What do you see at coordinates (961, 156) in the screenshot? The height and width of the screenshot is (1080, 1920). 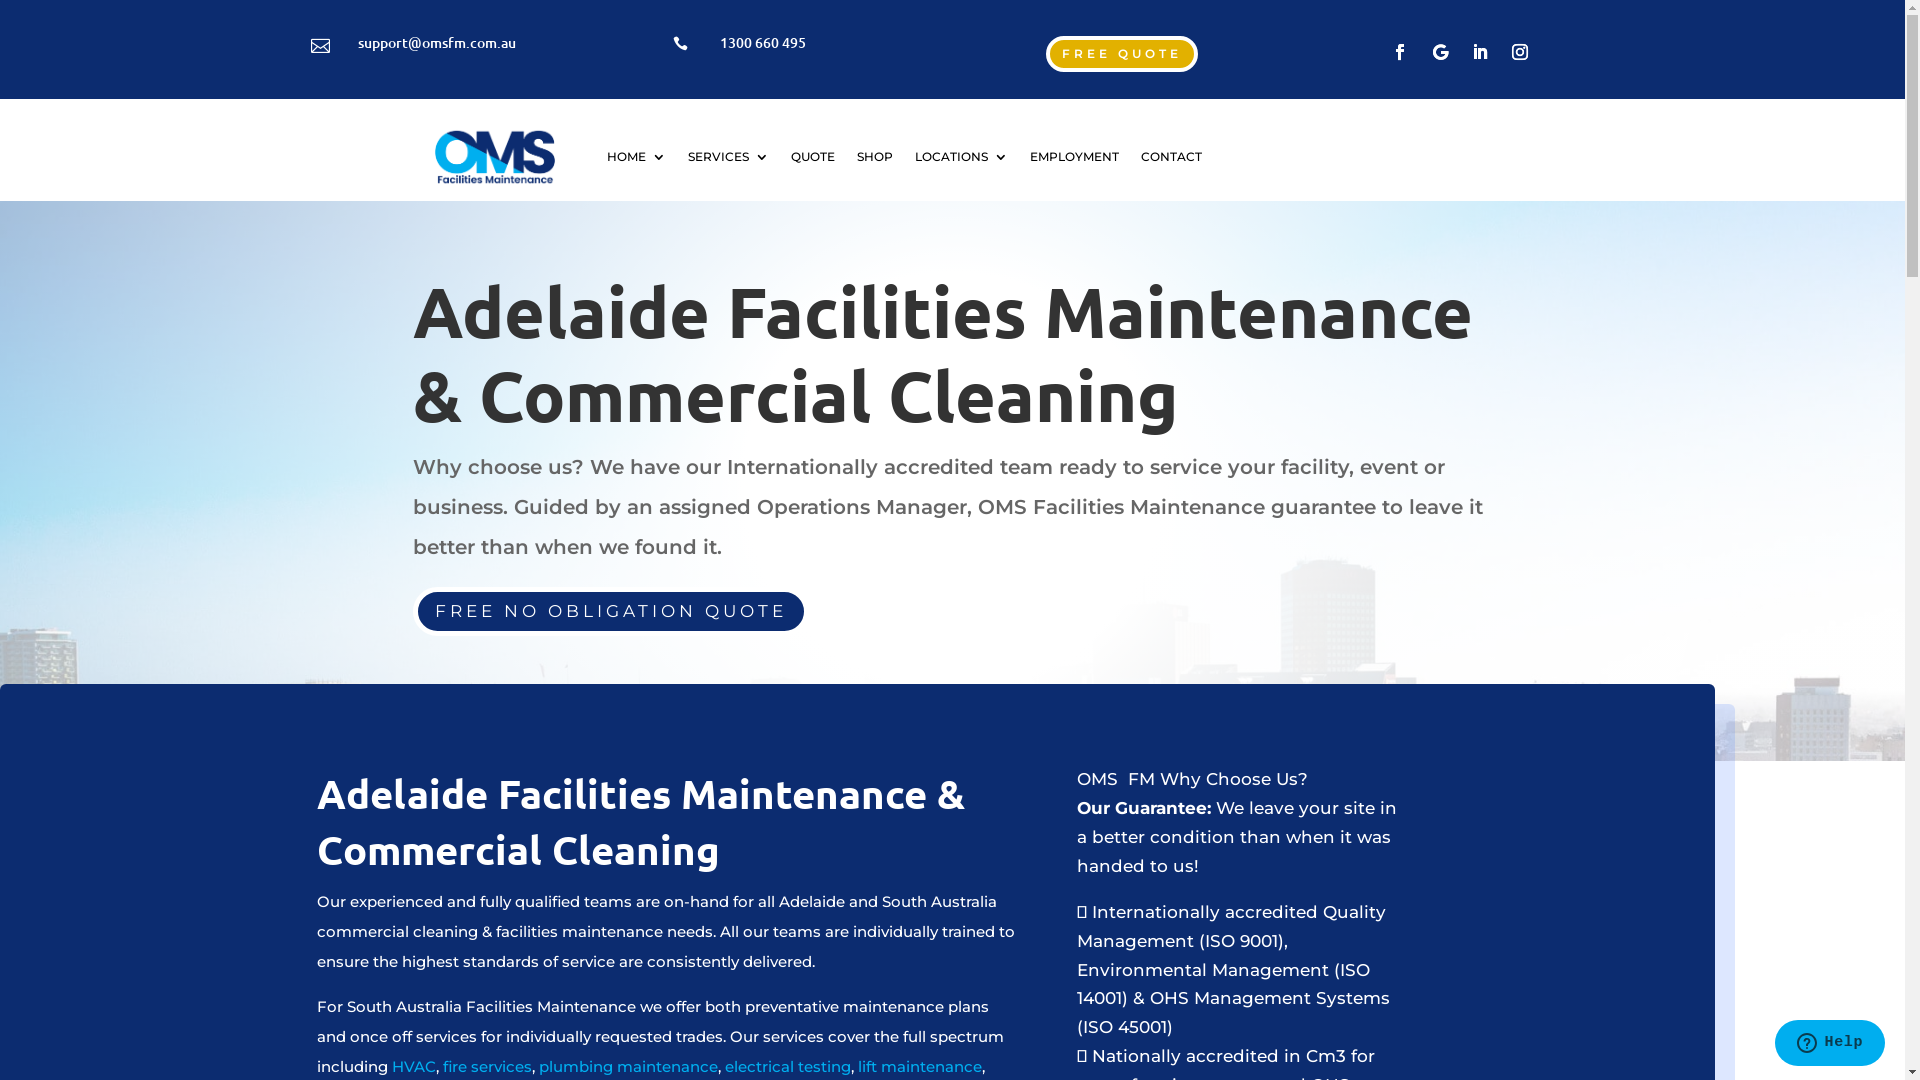 I see `'LOCATIONS'` at bounding box center [961, 156].